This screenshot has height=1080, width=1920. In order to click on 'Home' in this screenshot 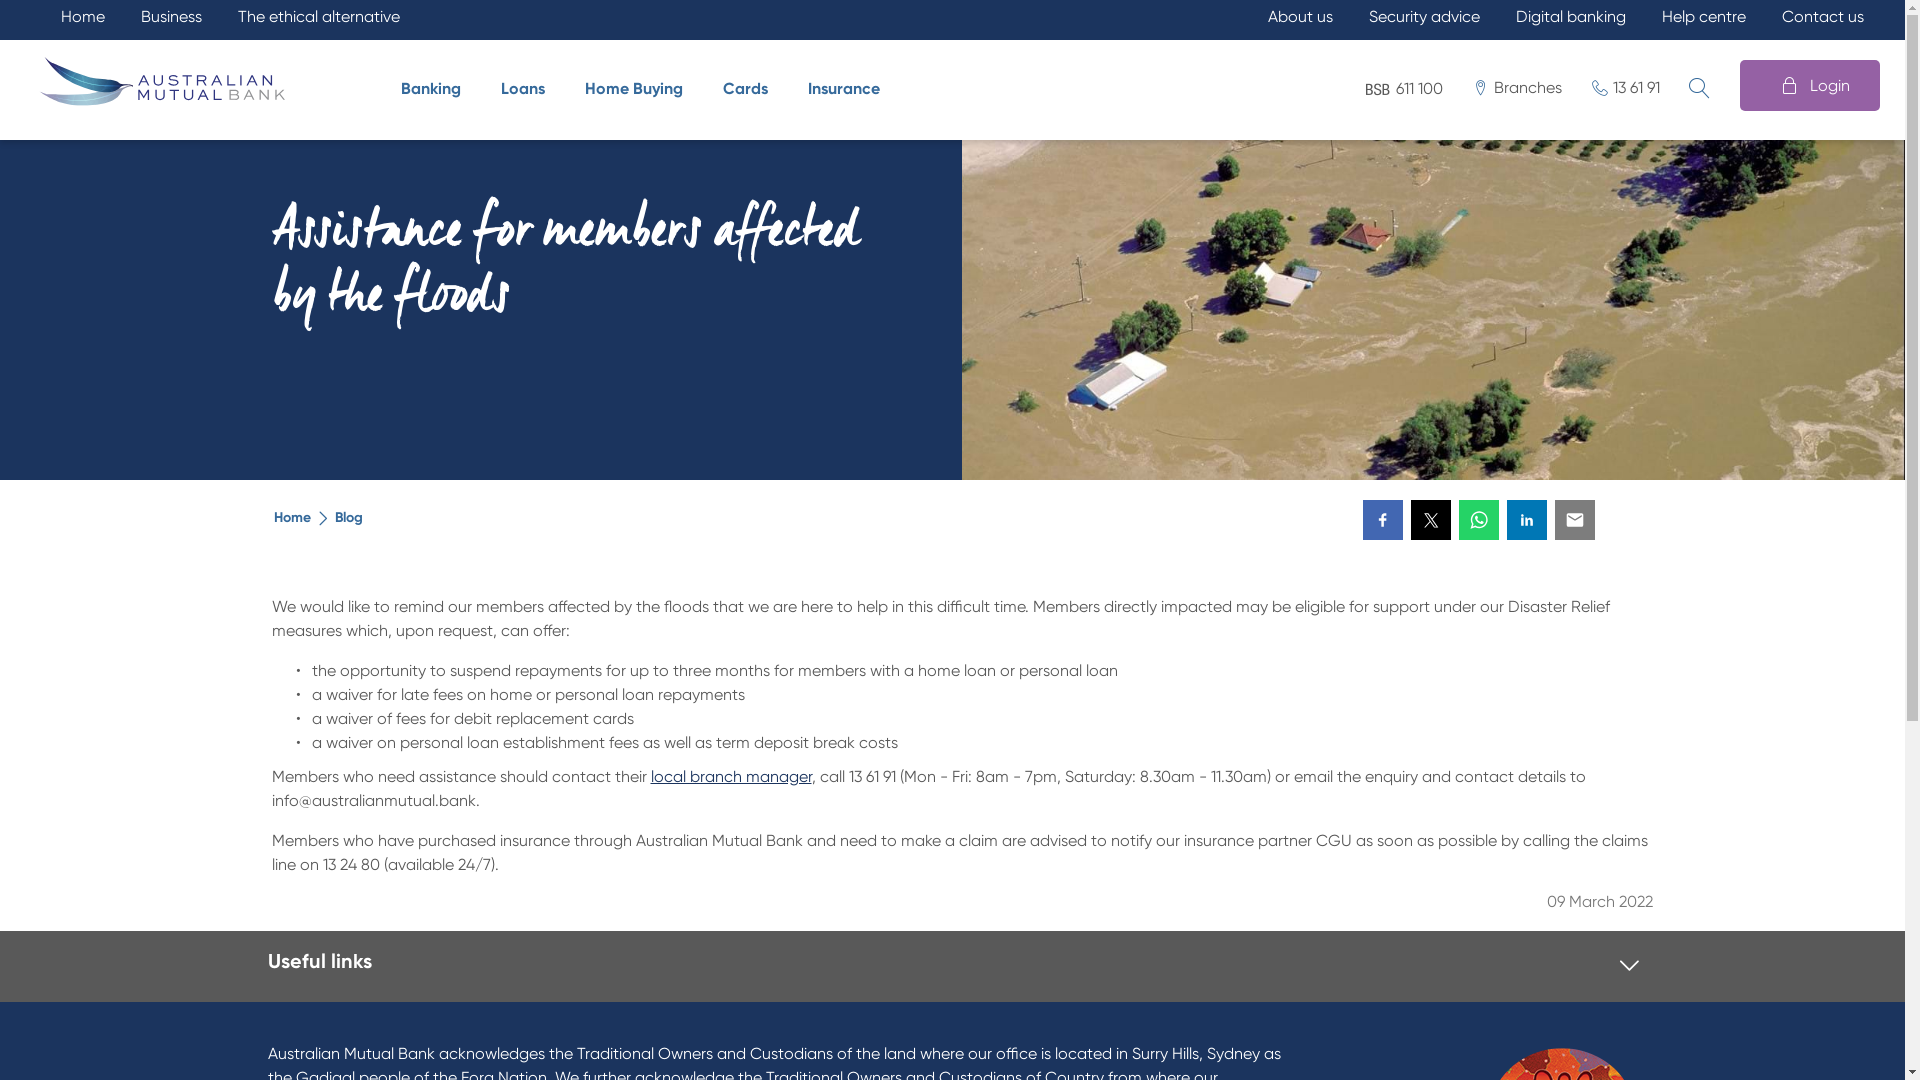, I will do `click(272, 516)`.